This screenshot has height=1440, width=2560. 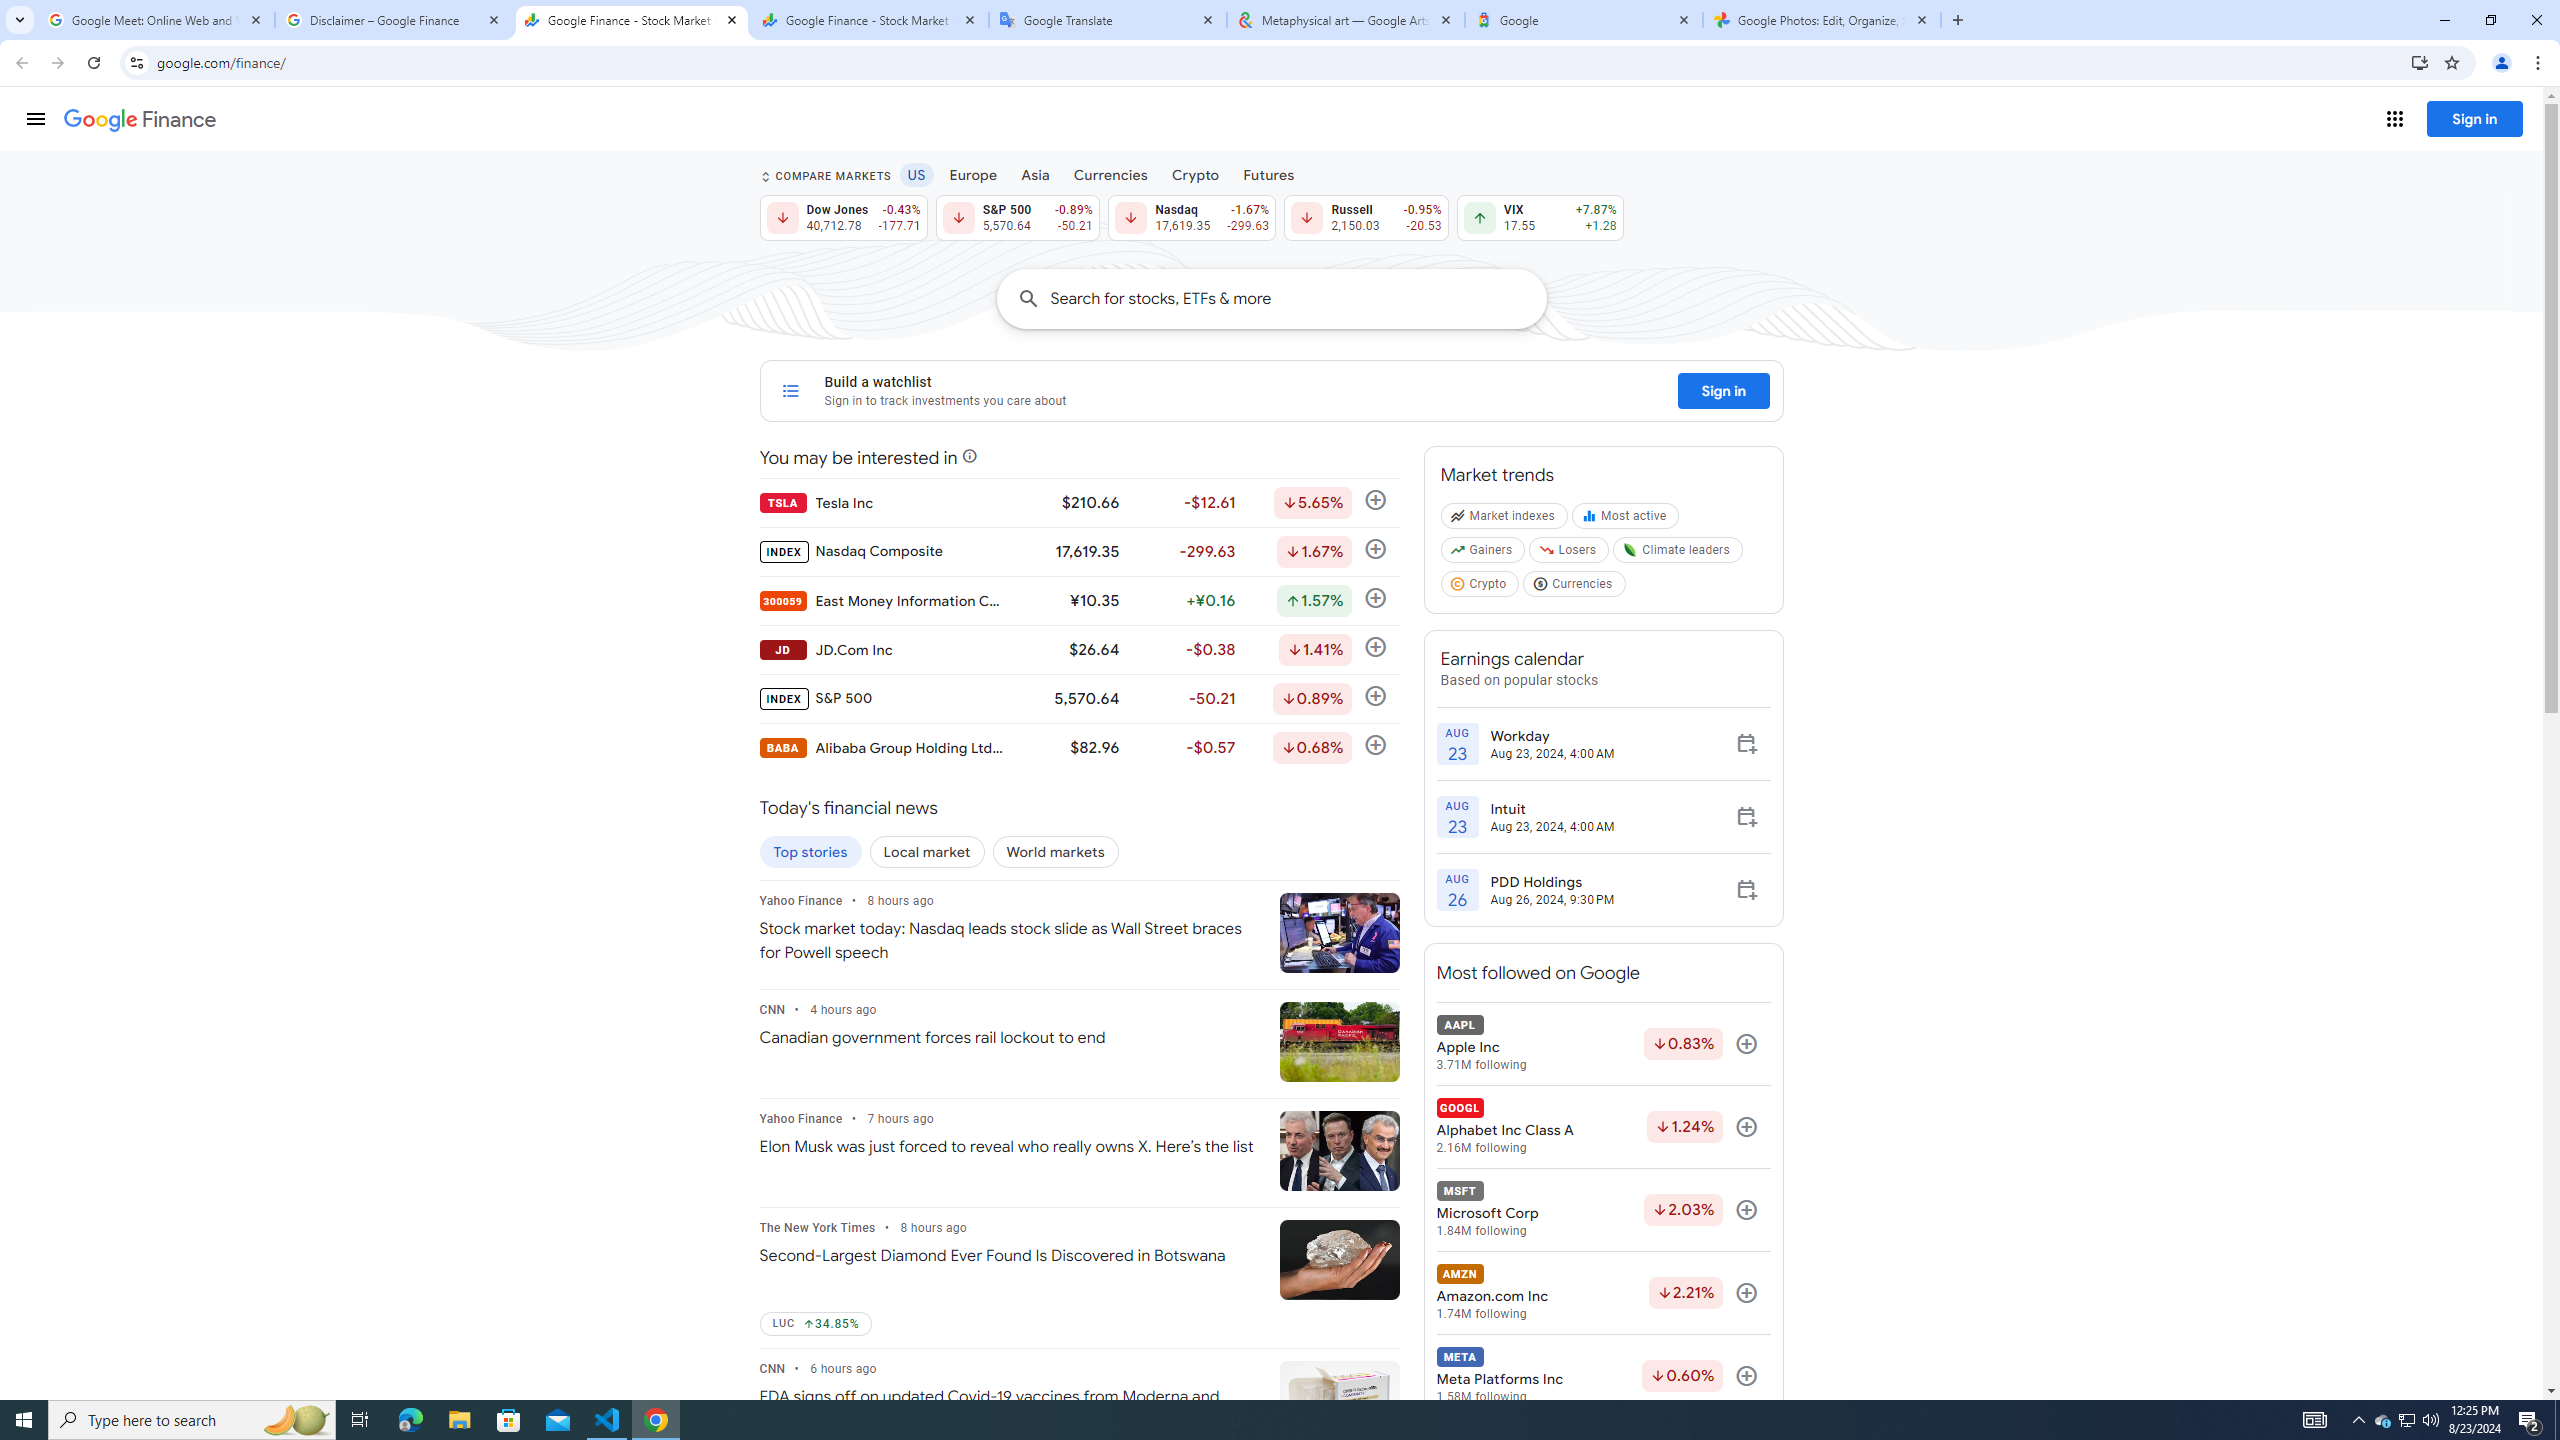 What do you see at coordinates (1679, 554) in the screenshot?
I see `'GLeaf logo Climate leaders'` at bounding box center [1679, 554].